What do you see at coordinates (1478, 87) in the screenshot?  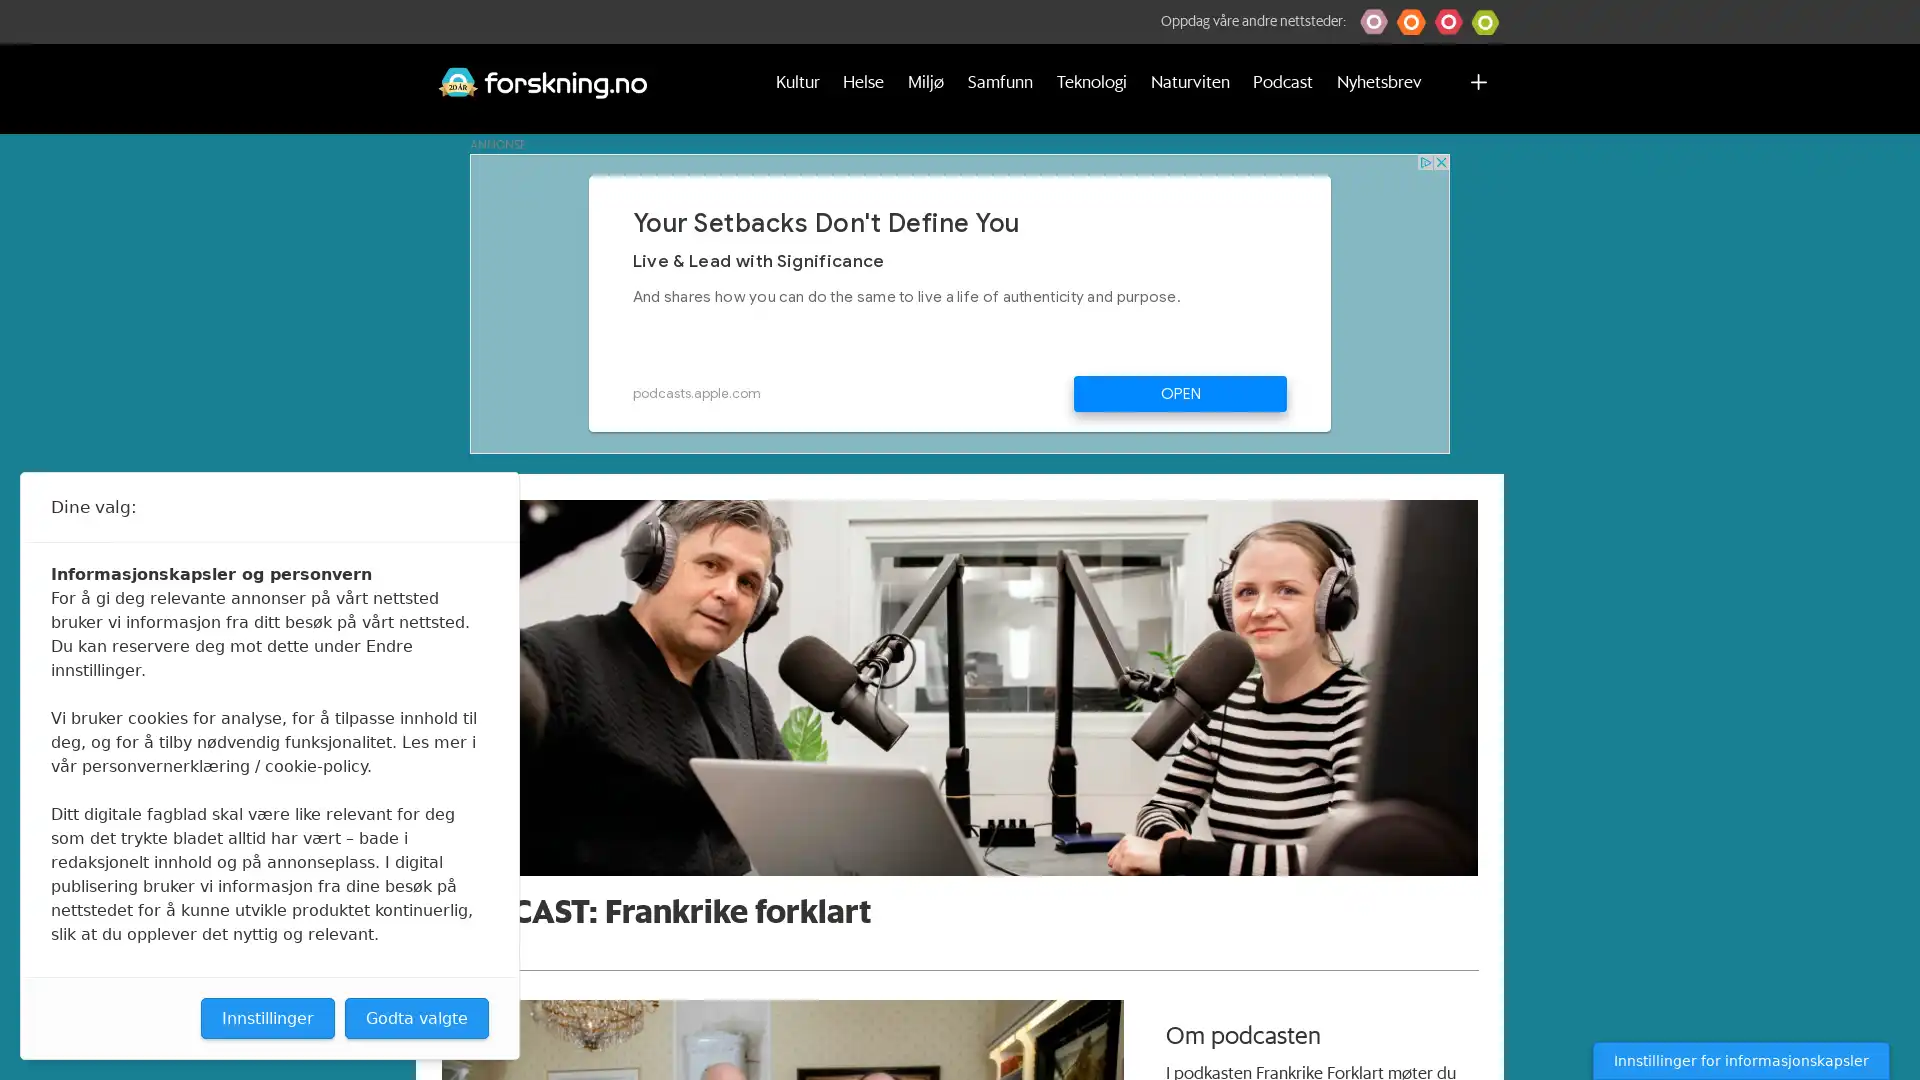 I see `Utvid meny` at bounding box center [1478, 87].